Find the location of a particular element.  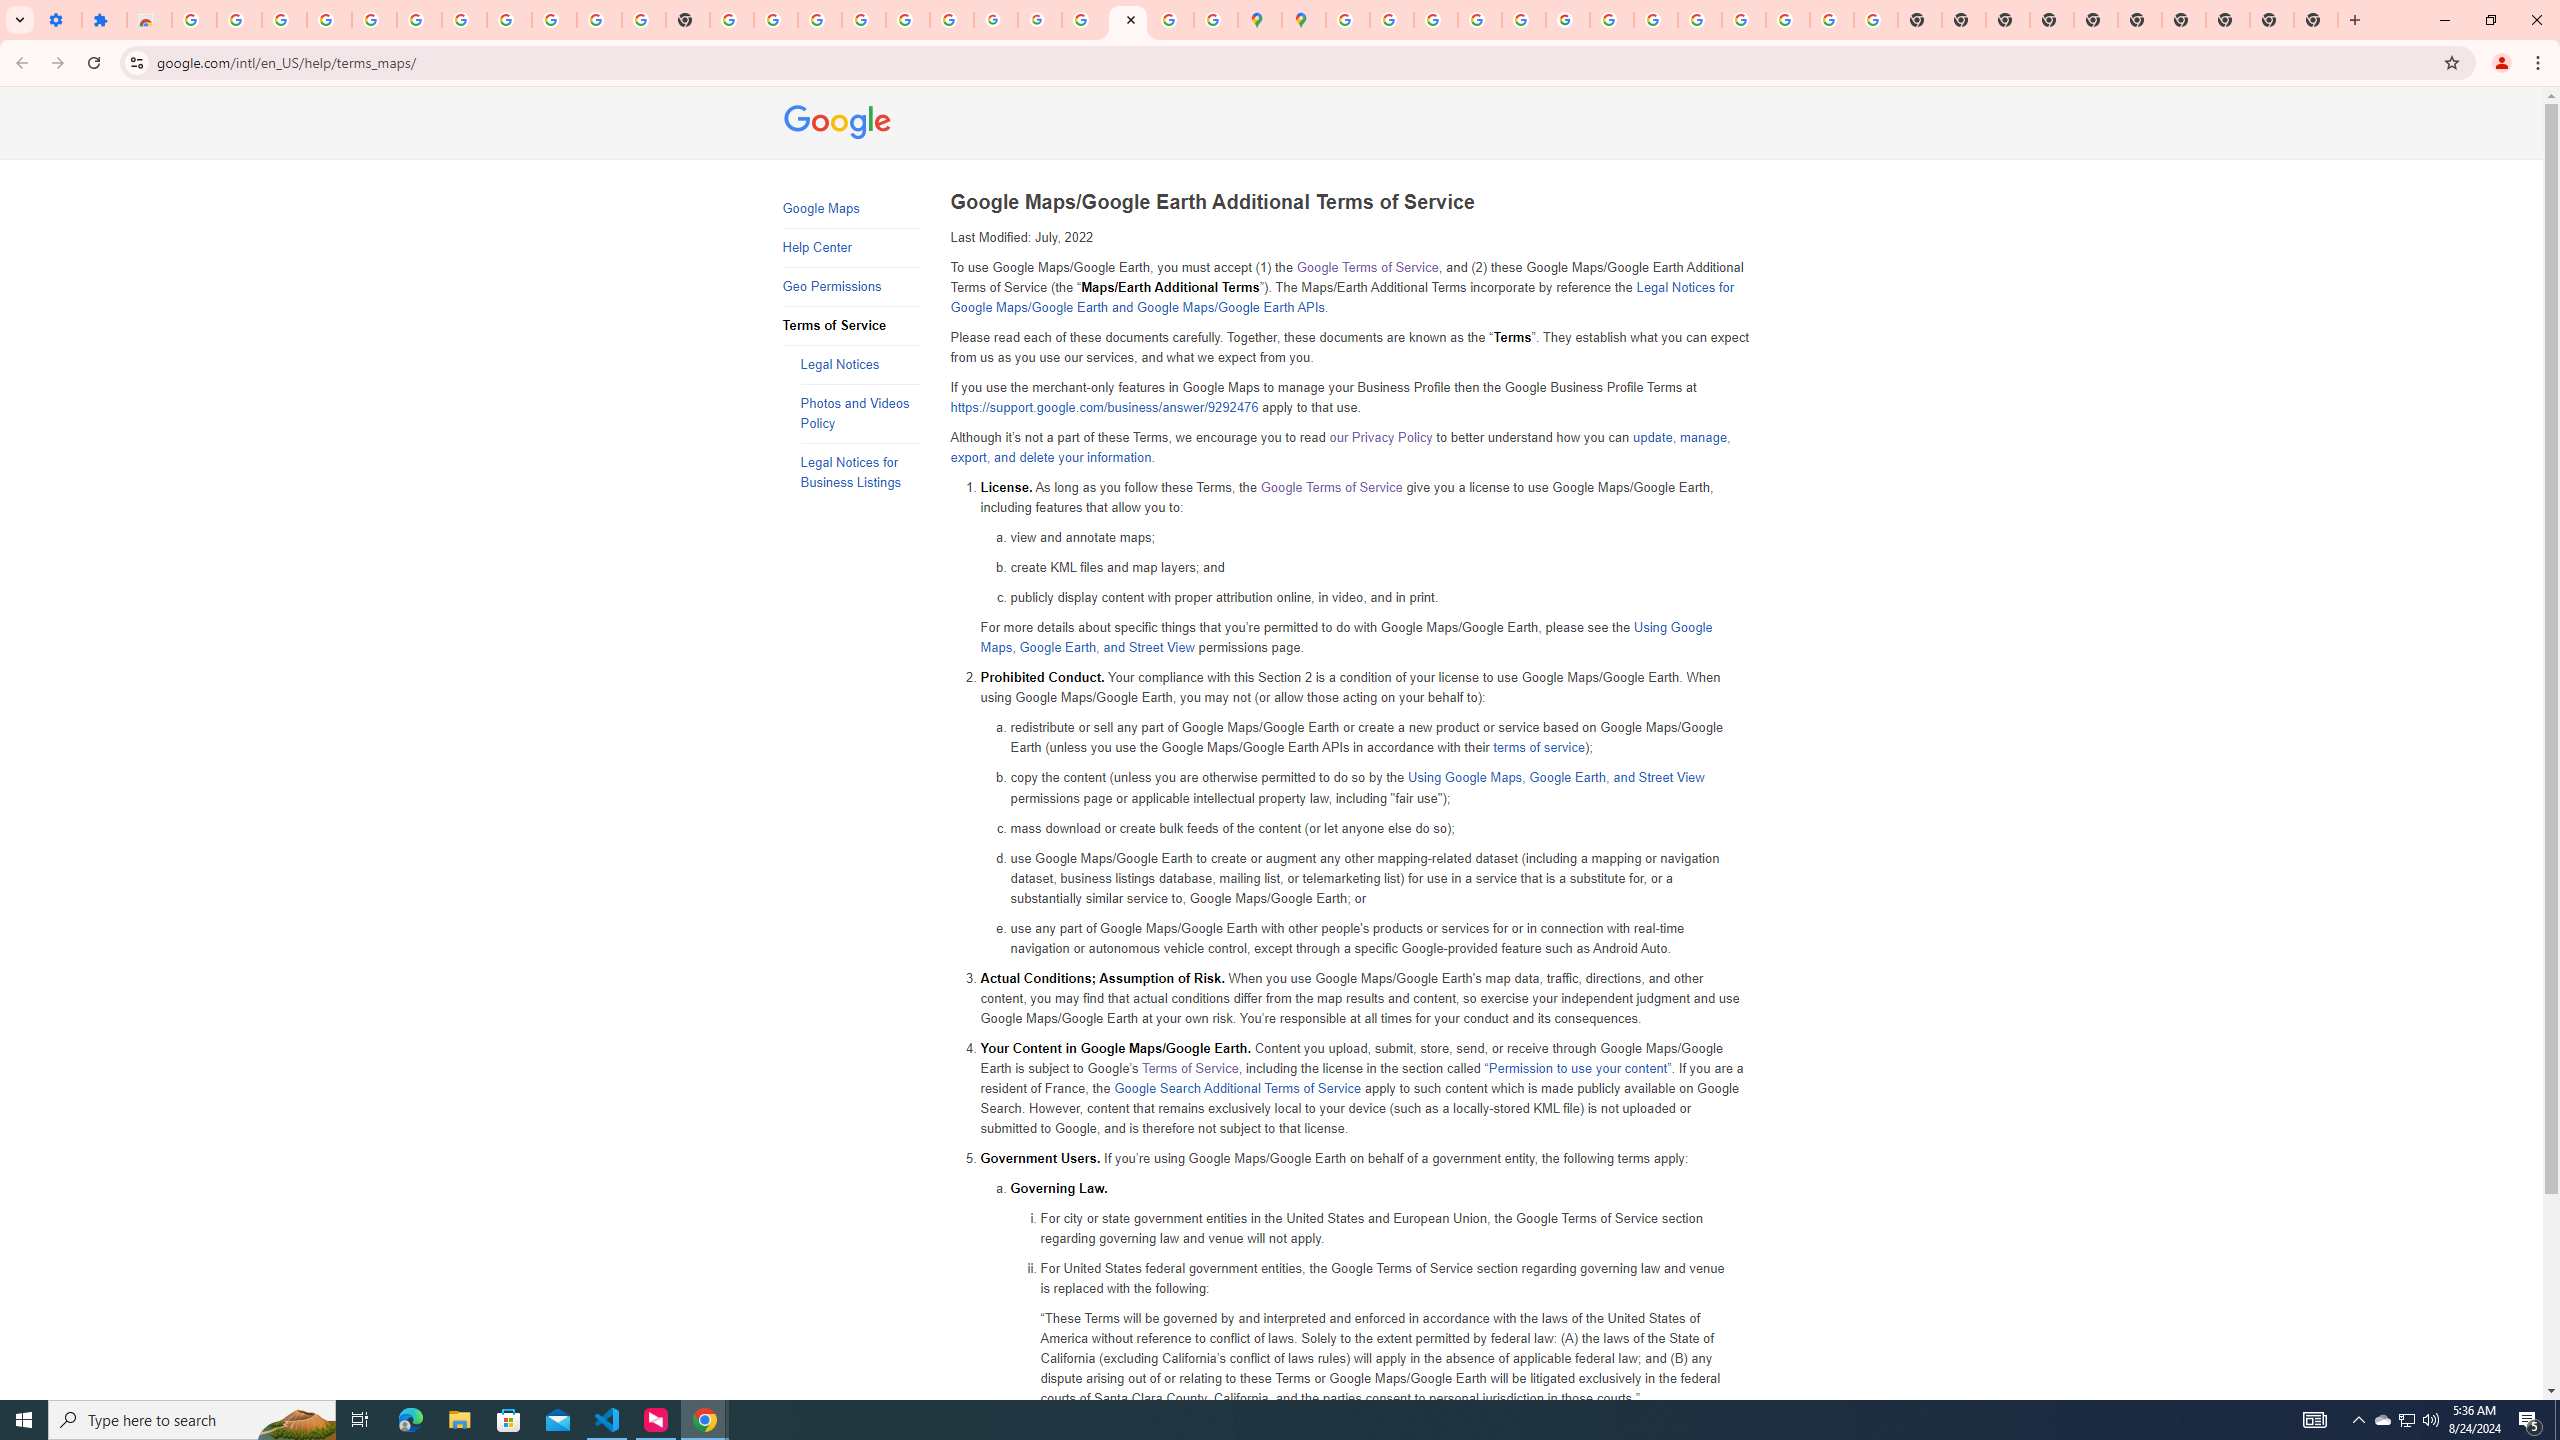

'Legal Notices' is located at coordinates (860, 364).